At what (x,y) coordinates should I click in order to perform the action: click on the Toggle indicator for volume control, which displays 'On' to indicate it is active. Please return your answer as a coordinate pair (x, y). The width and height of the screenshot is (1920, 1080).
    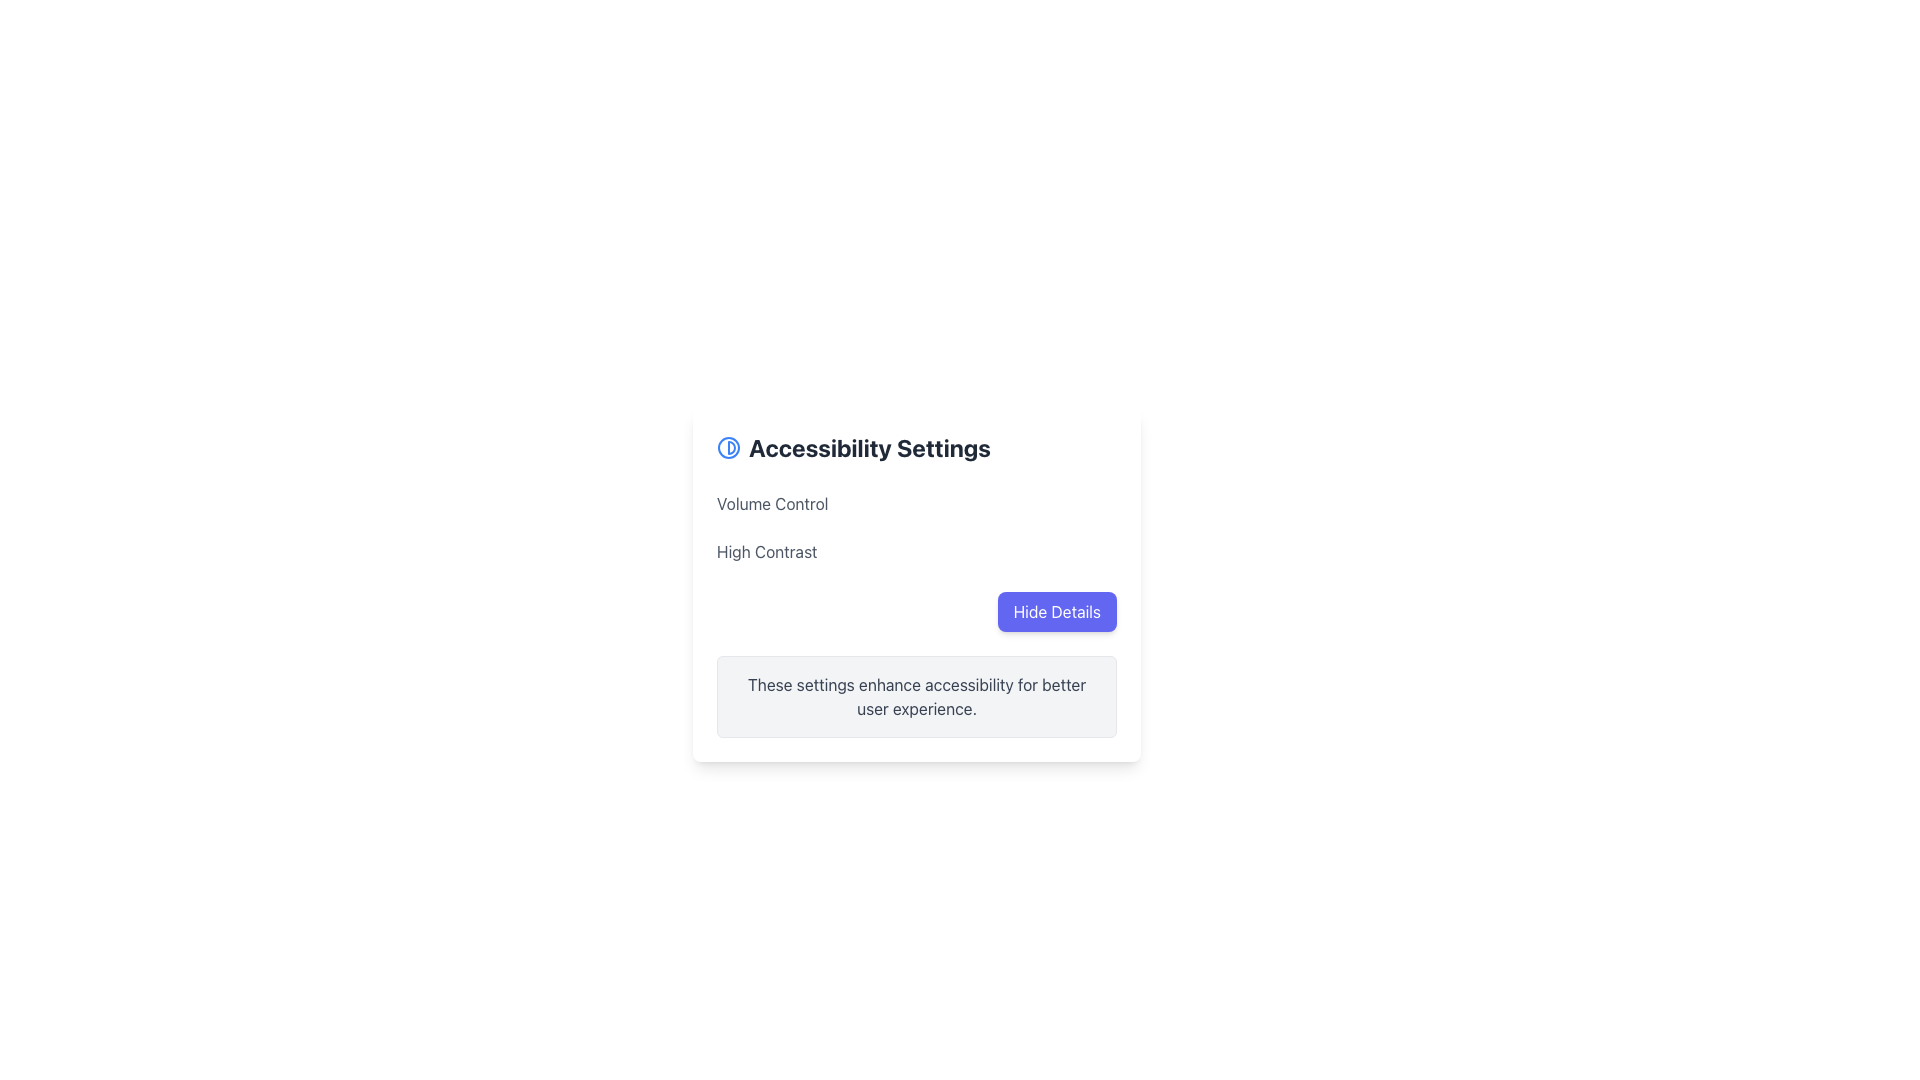
    Looking at the image, I should click on (1082, 503).